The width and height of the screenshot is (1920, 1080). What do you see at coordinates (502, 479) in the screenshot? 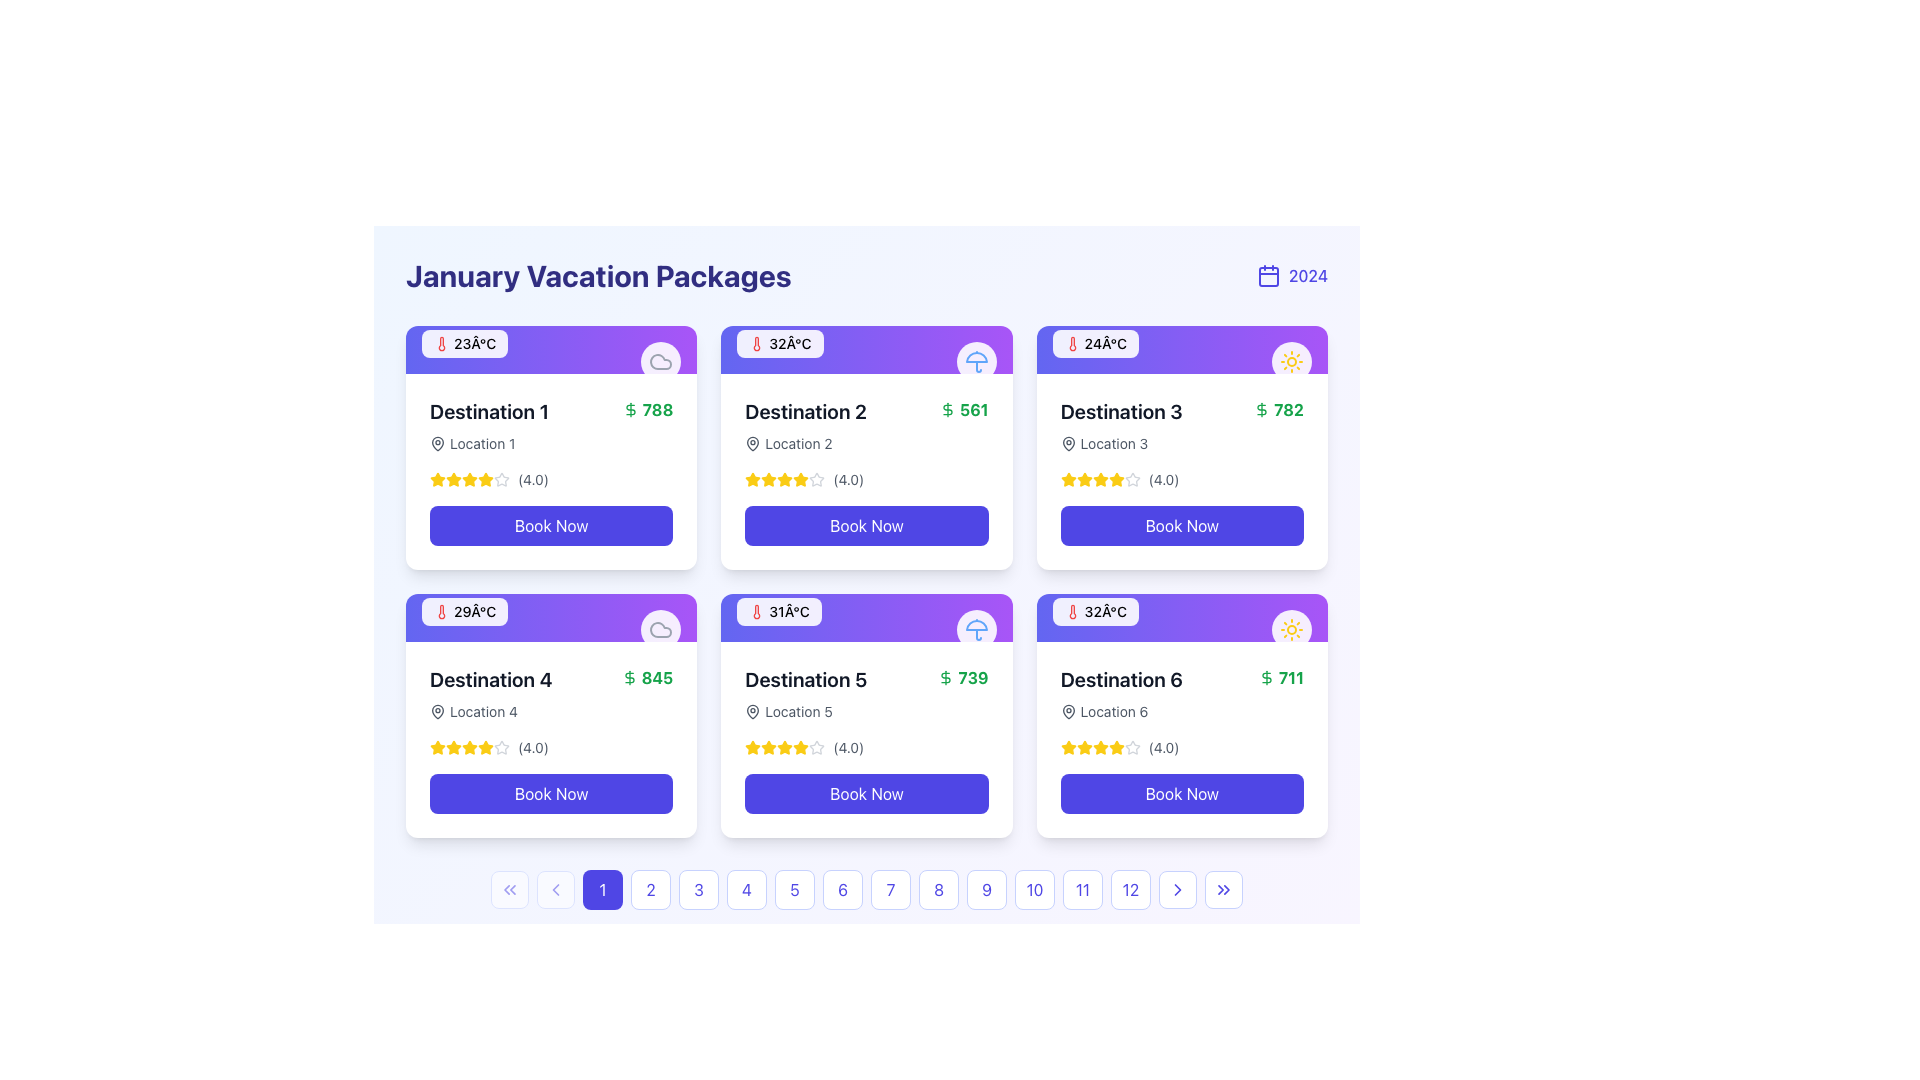
I see `the fourth star in the rating display for the destination` at bounding box center [502, 479].